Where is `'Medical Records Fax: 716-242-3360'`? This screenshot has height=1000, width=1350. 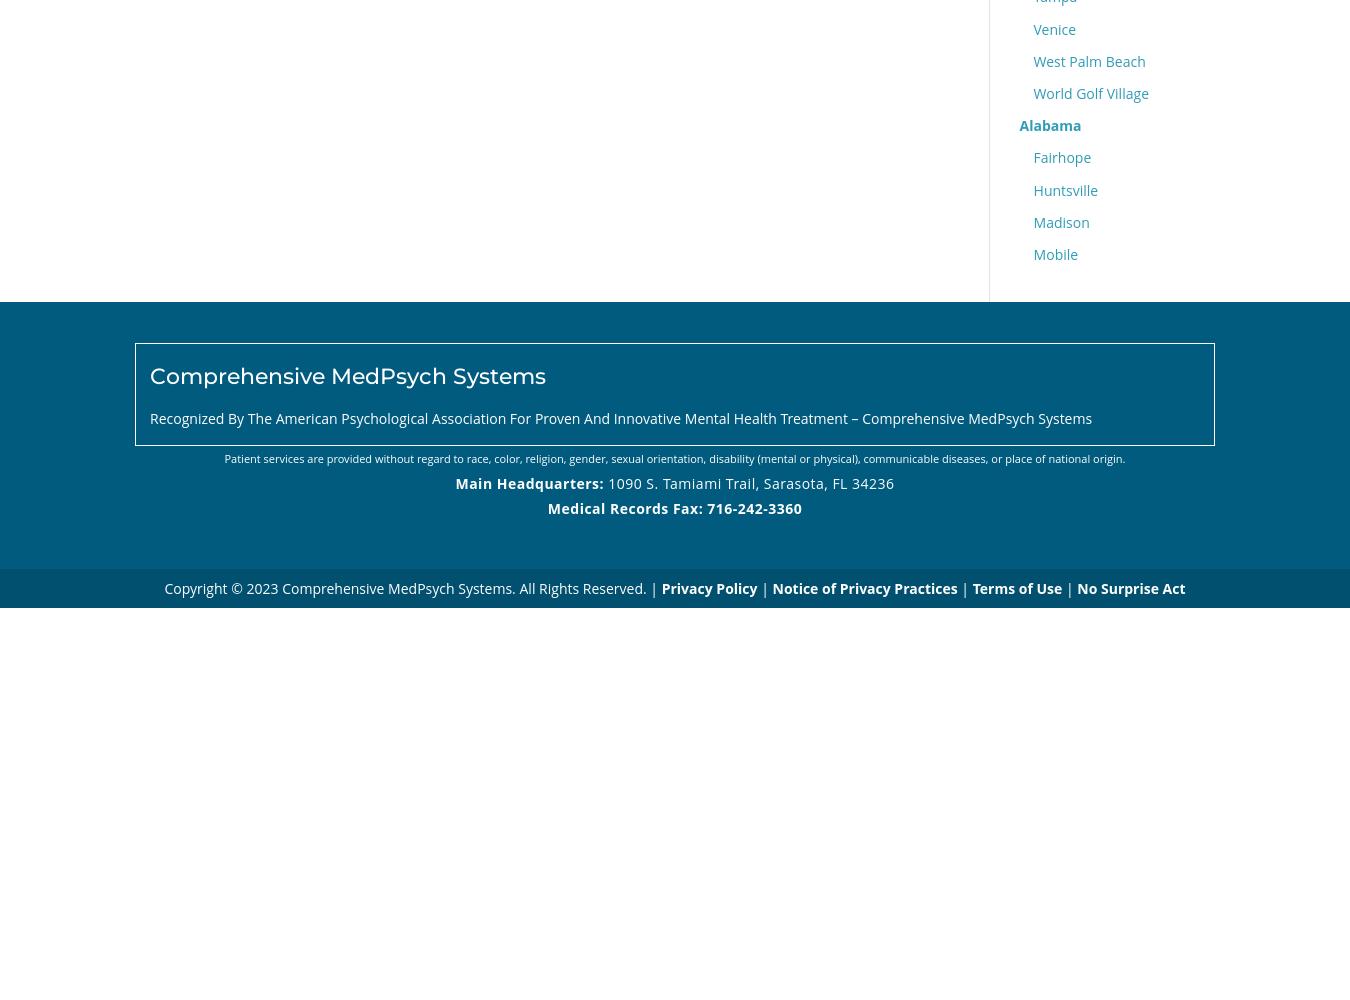 'Medical Records Fax: 716-242-3360' is located at coordinates (674, 508).